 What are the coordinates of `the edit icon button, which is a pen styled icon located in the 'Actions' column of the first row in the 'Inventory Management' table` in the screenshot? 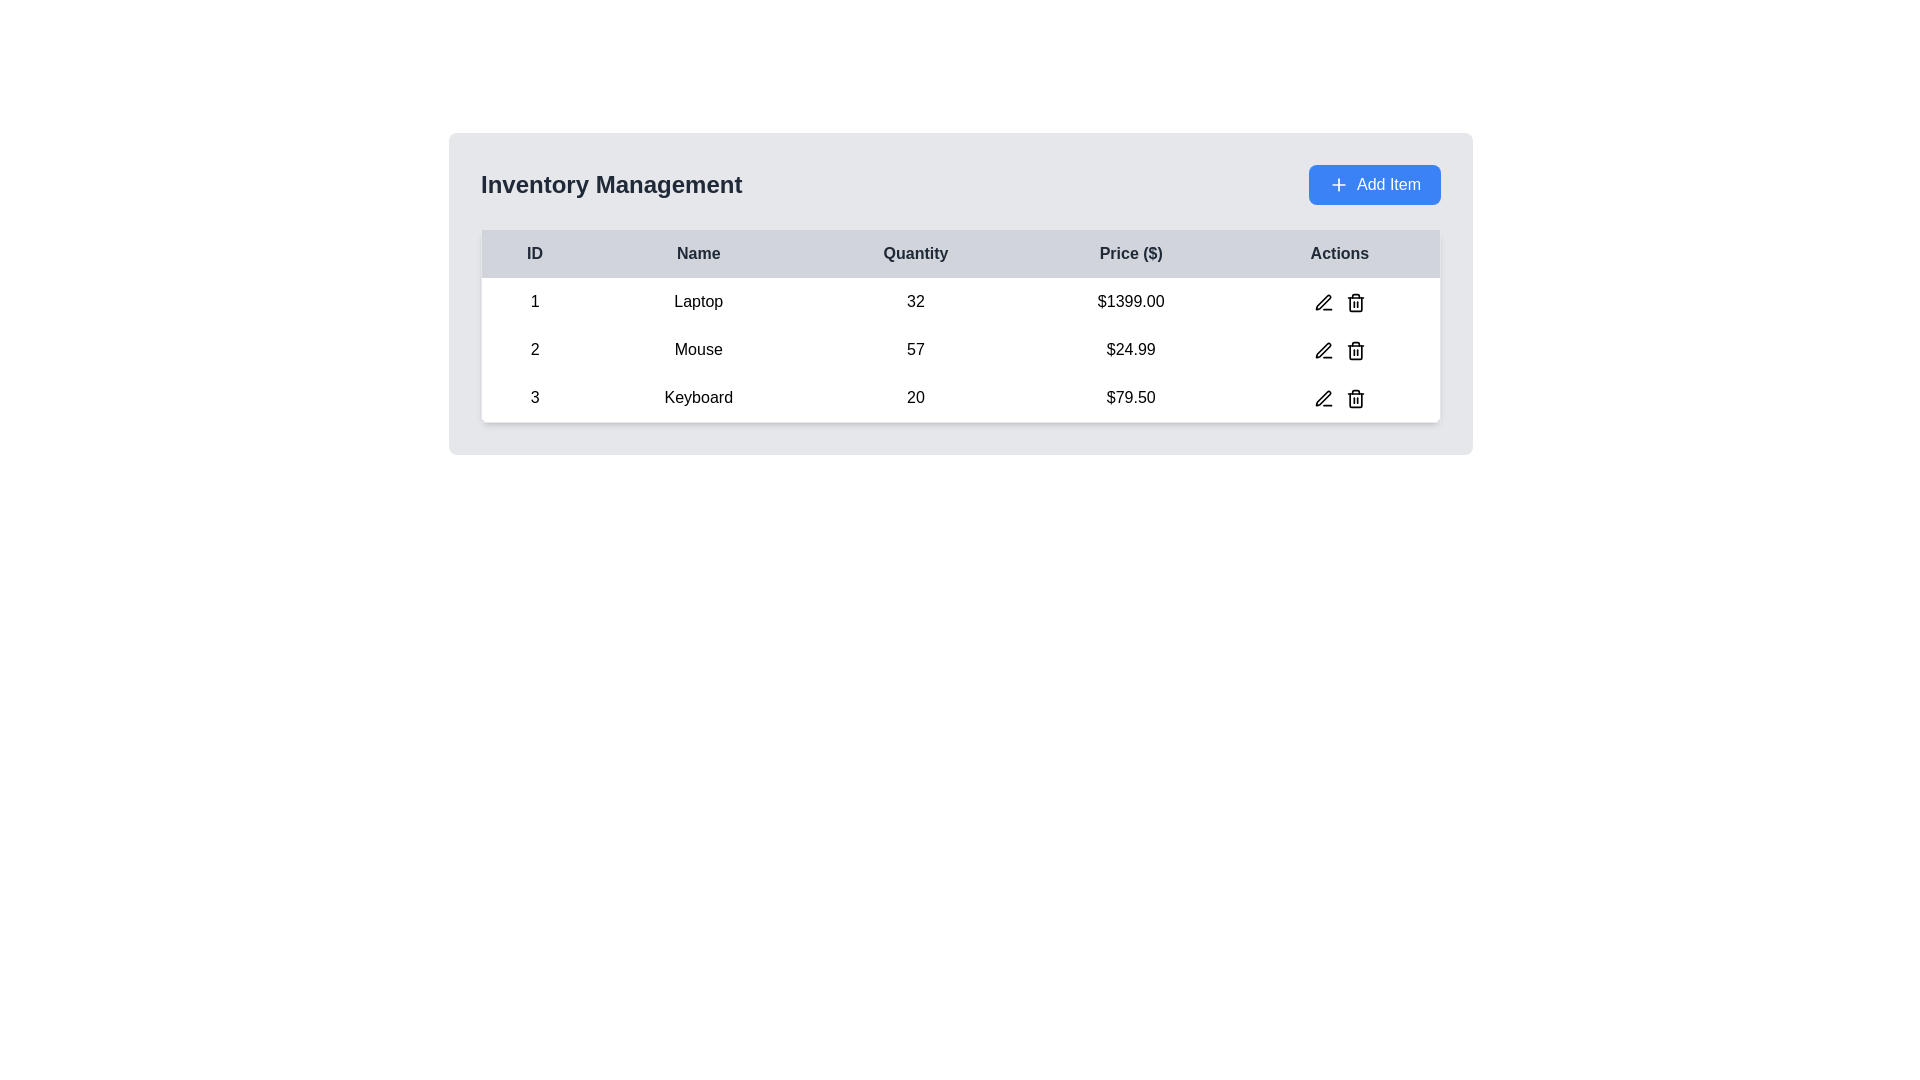 It's located at (1323, 302).